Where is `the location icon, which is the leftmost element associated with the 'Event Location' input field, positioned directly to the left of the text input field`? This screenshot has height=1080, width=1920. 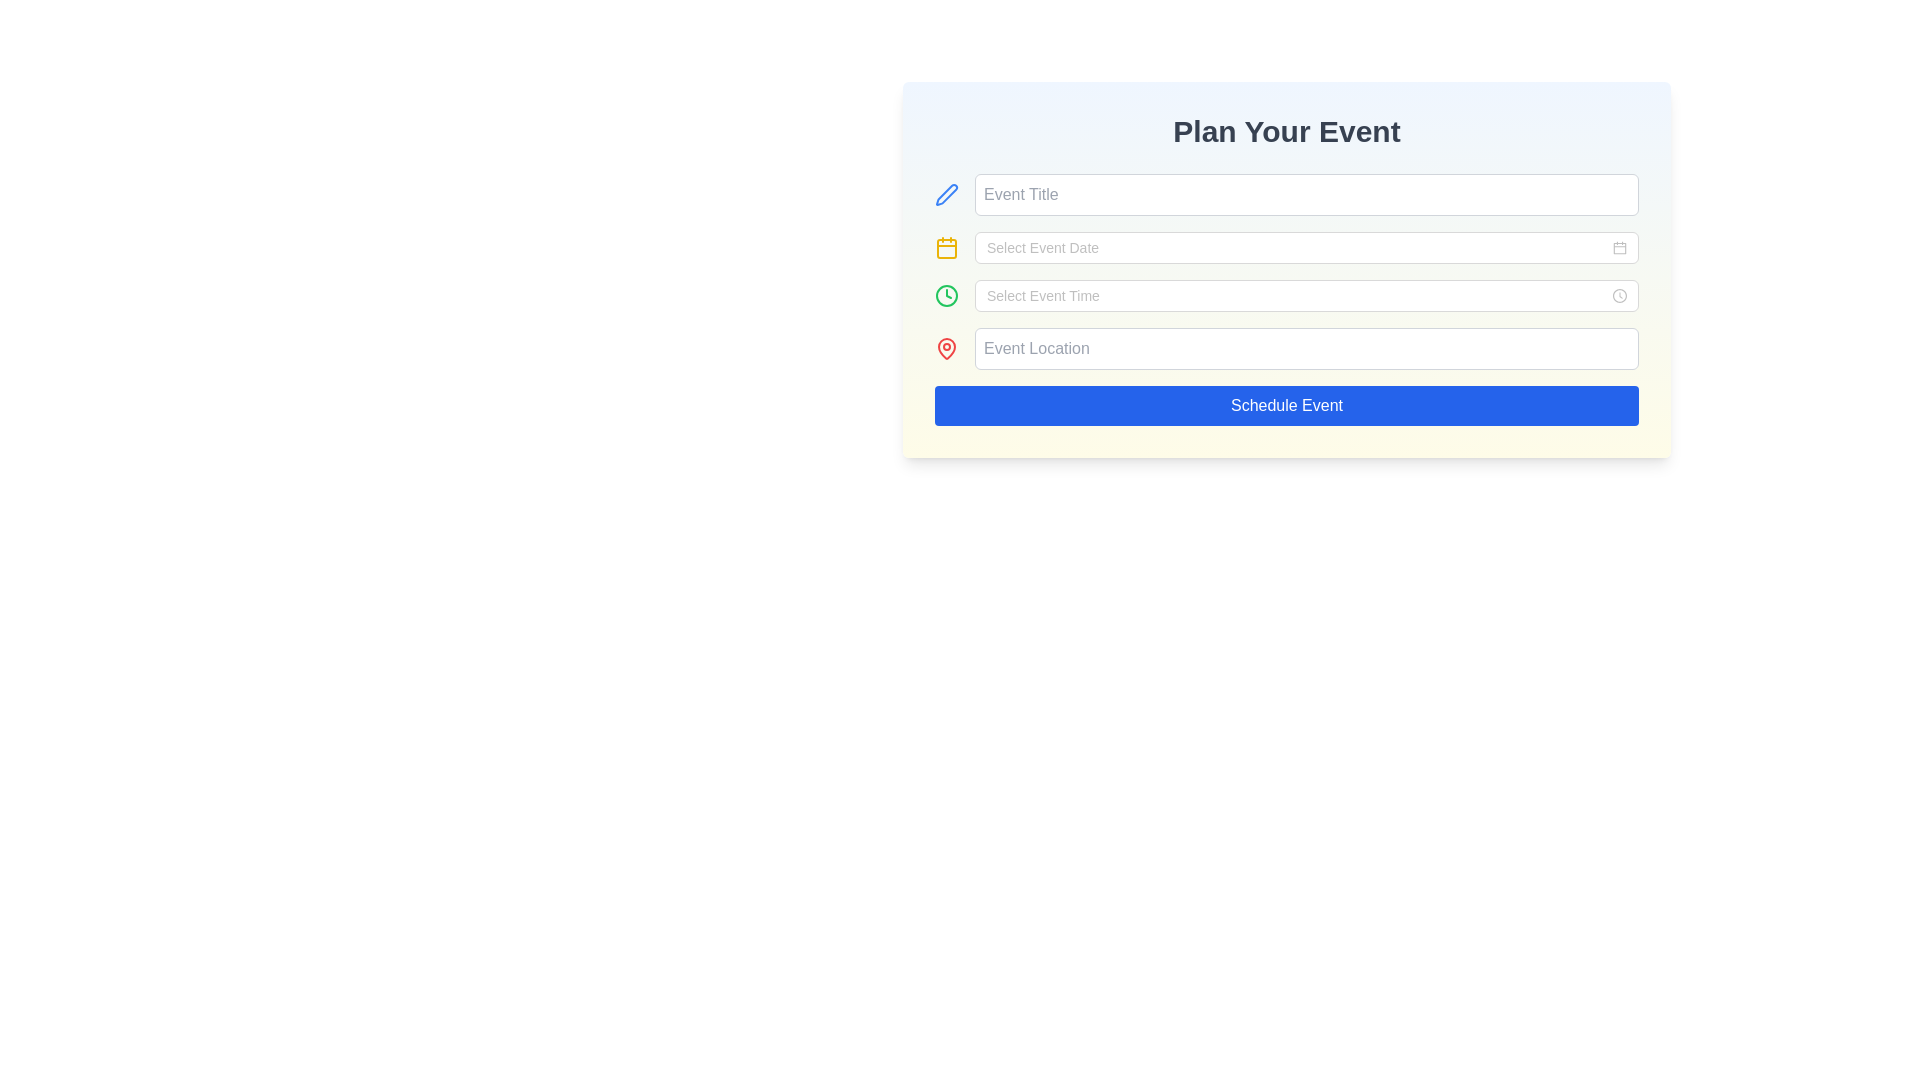 the location icon, which is the leftmost element associated with the 'Event Location' input field, positioned directly to the left of the text input field is located at coordinates (945, 347).